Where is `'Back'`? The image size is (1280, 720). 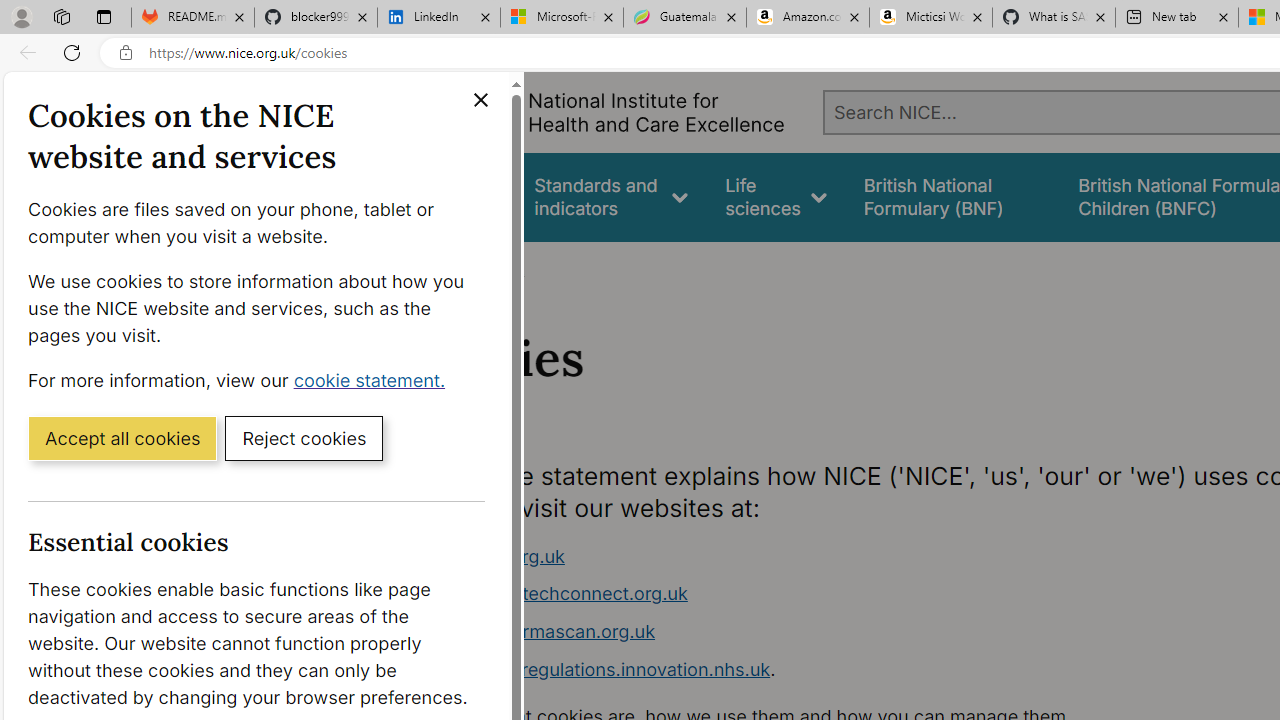
'Back' is located at coordinates (24, 51).